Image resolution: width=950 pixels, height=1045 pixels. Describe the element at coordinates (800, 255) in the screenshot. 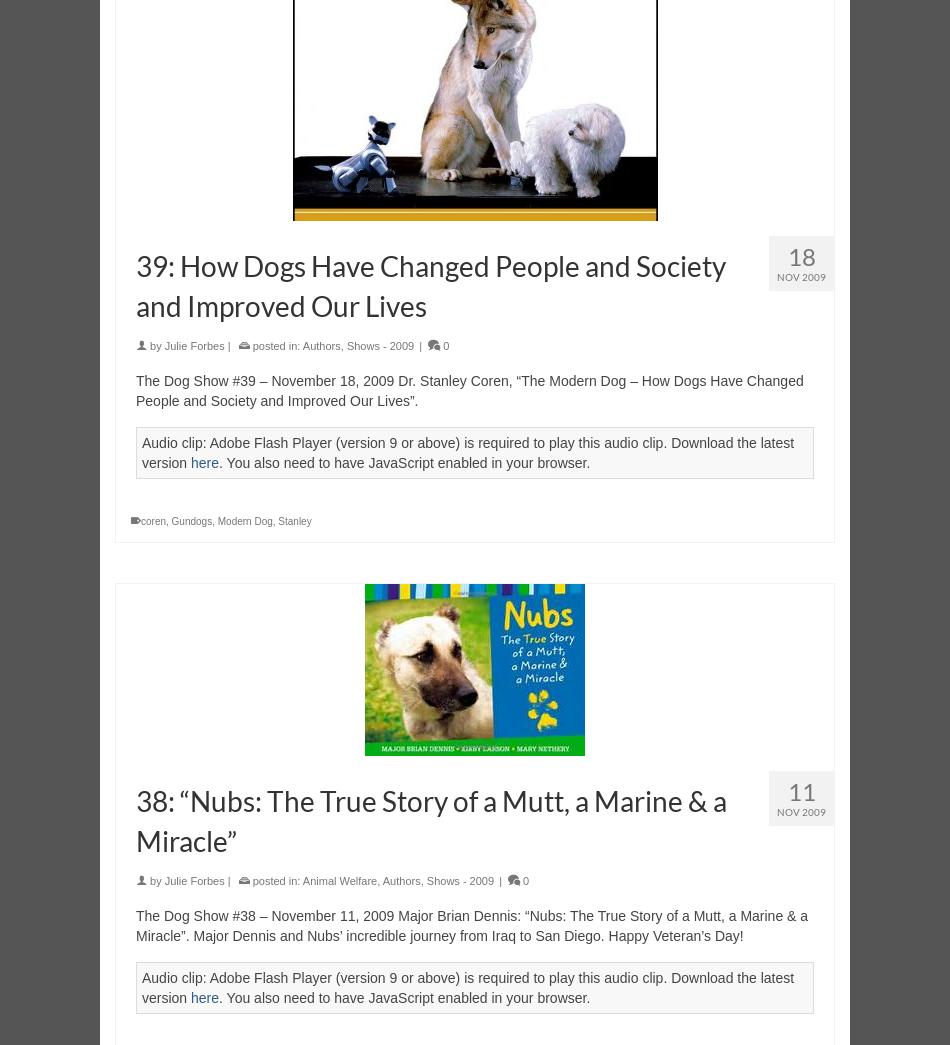

I see `'18'` at that location.